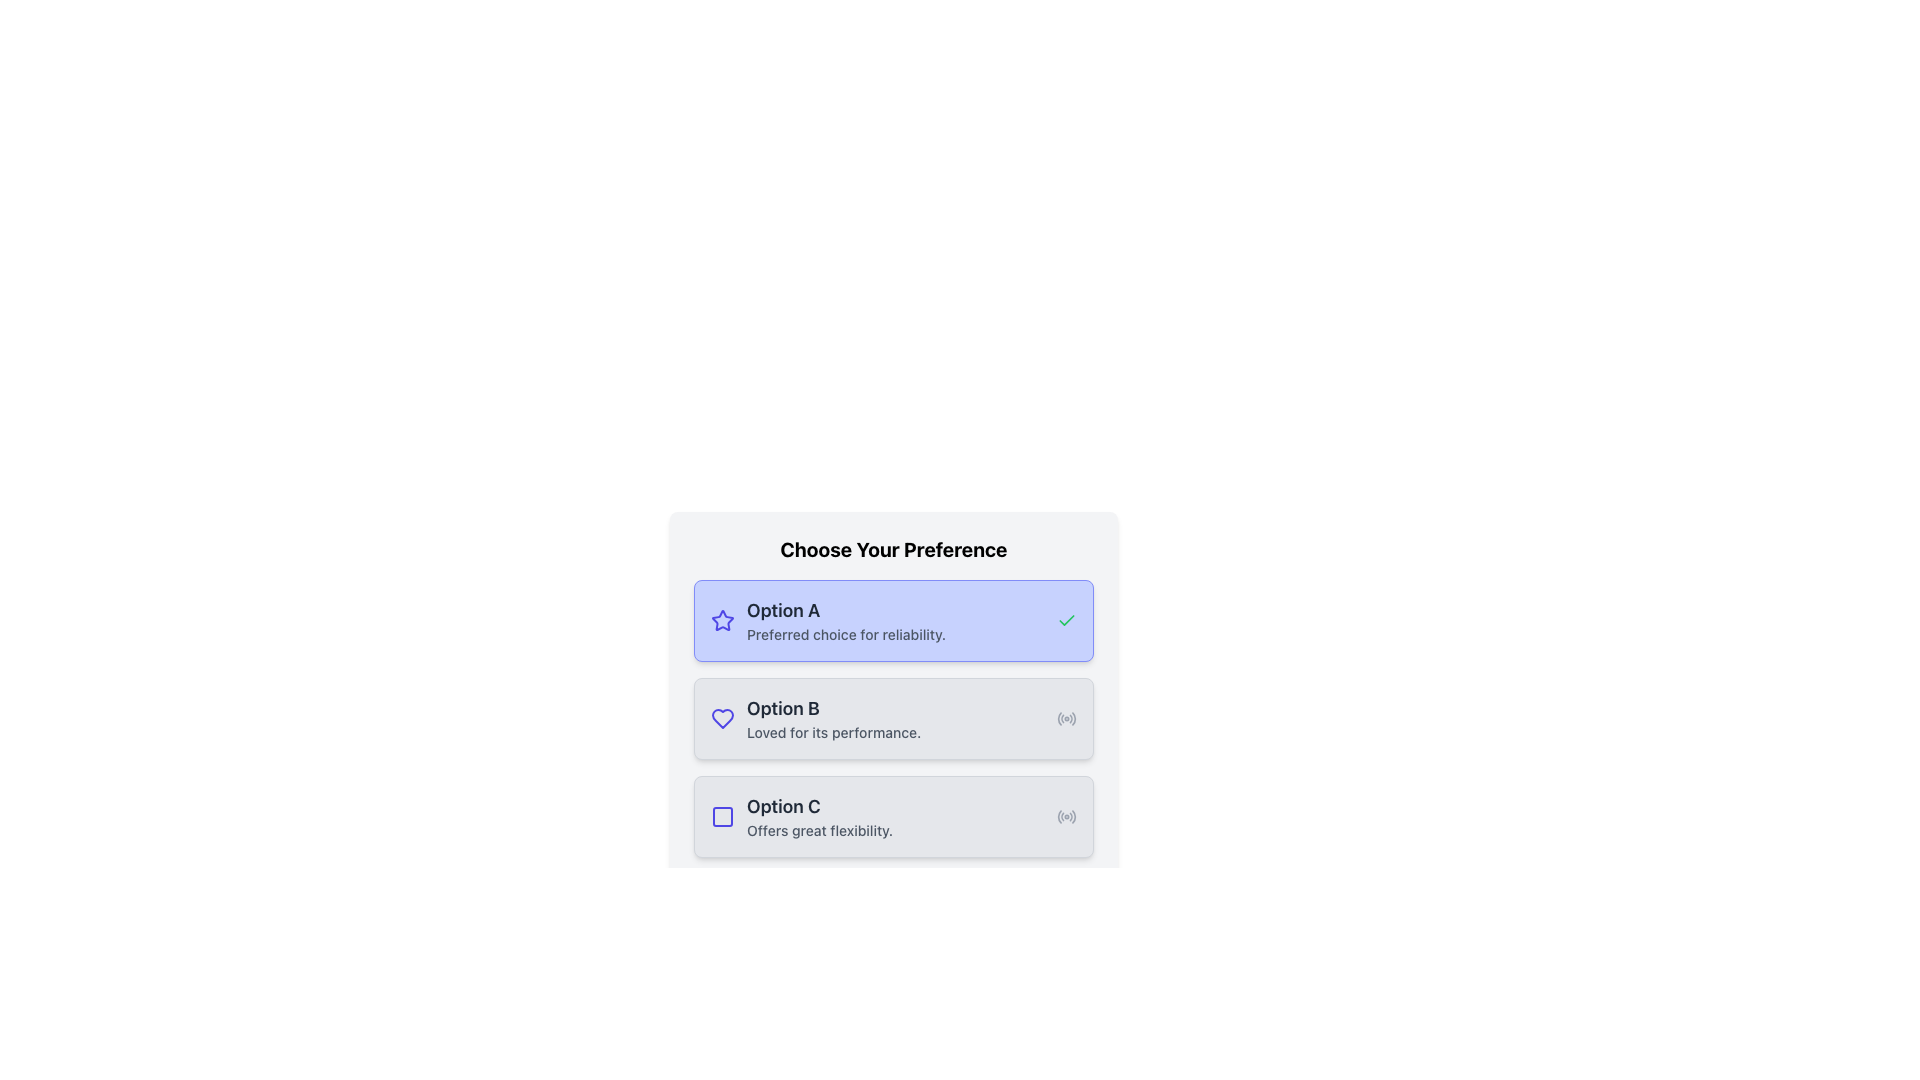  I want to click on the star icon with a blue outline and transparent filling, which is positioned at the top of the selection card labeled 'Option A', so click(722, 619).